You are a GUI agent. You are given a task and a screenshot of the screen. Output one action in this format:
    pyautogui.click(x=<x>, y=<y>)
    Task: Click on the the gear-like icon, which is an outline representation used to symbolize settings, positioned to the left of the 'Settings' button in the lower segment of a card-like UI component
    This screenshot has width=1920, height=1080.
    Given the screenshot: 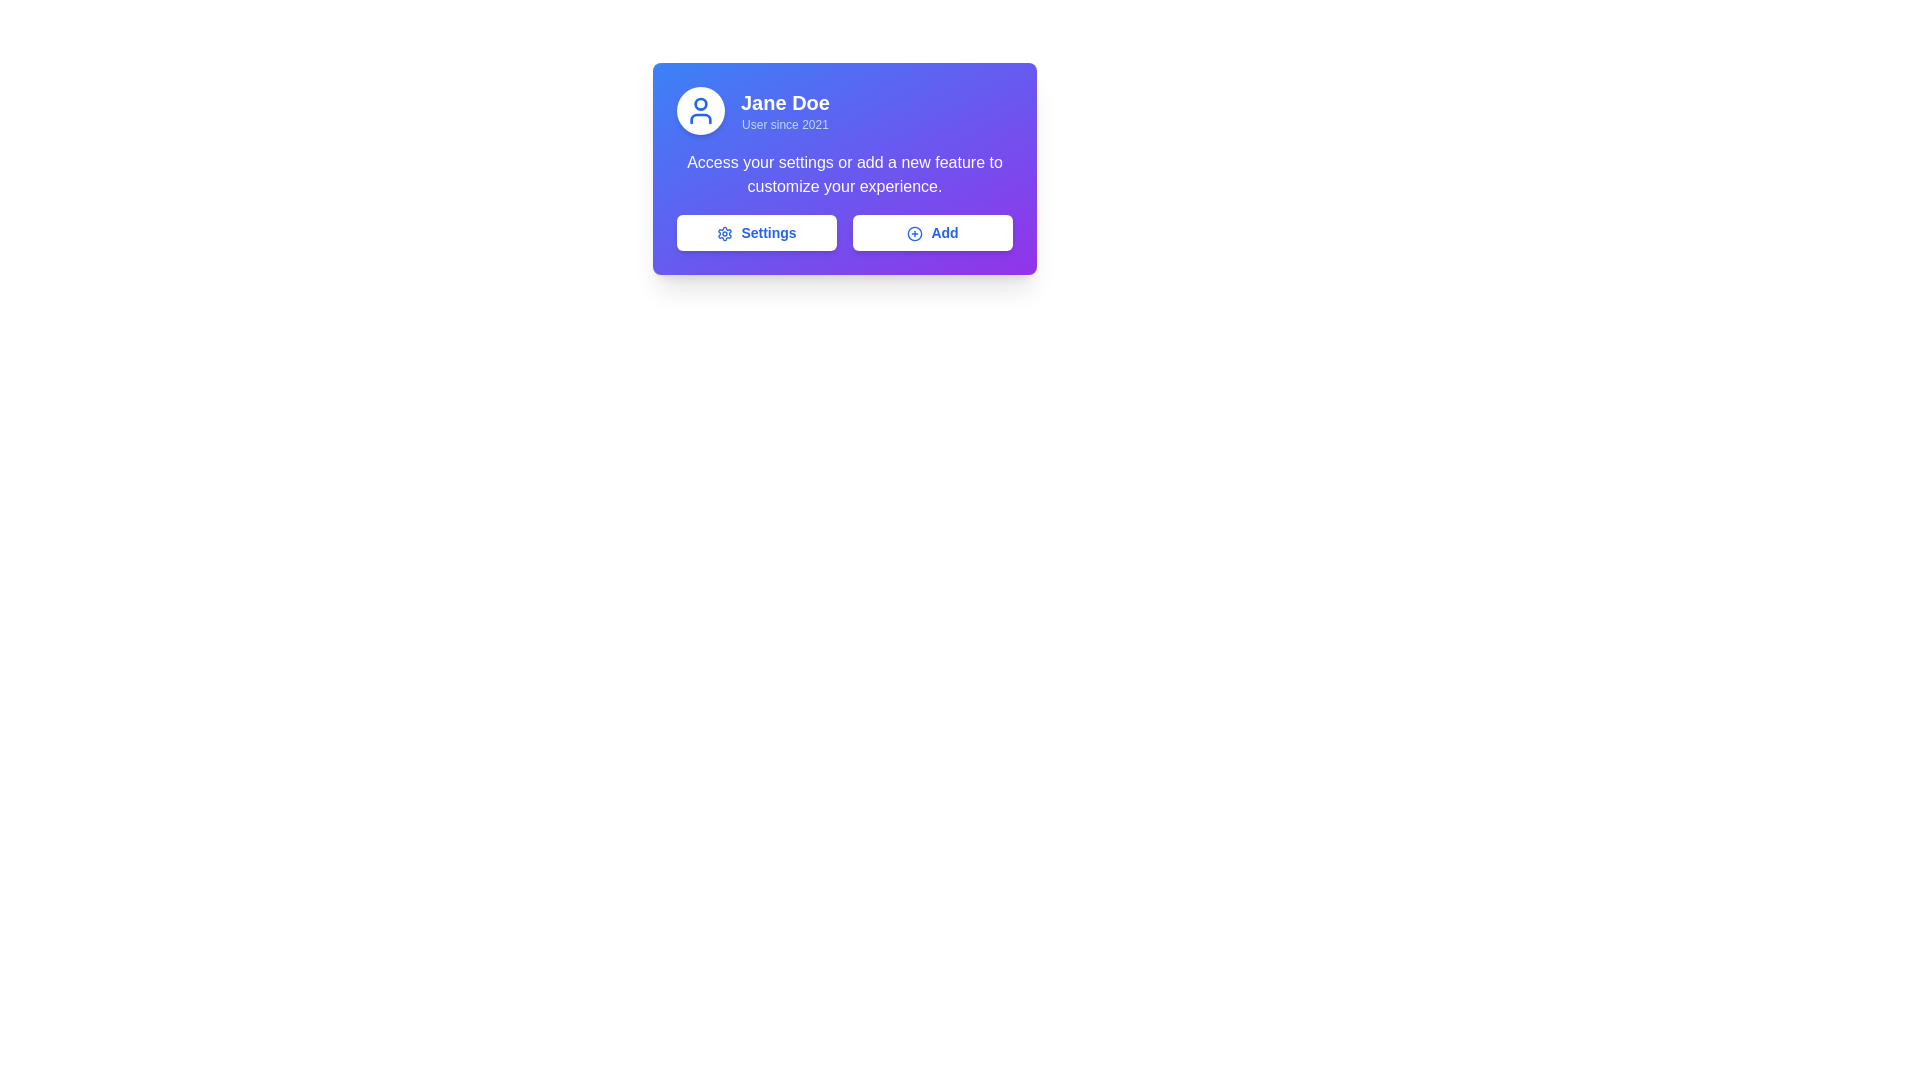 What is the action you would take?
    pyautogui.click(x=724, y=233)
    